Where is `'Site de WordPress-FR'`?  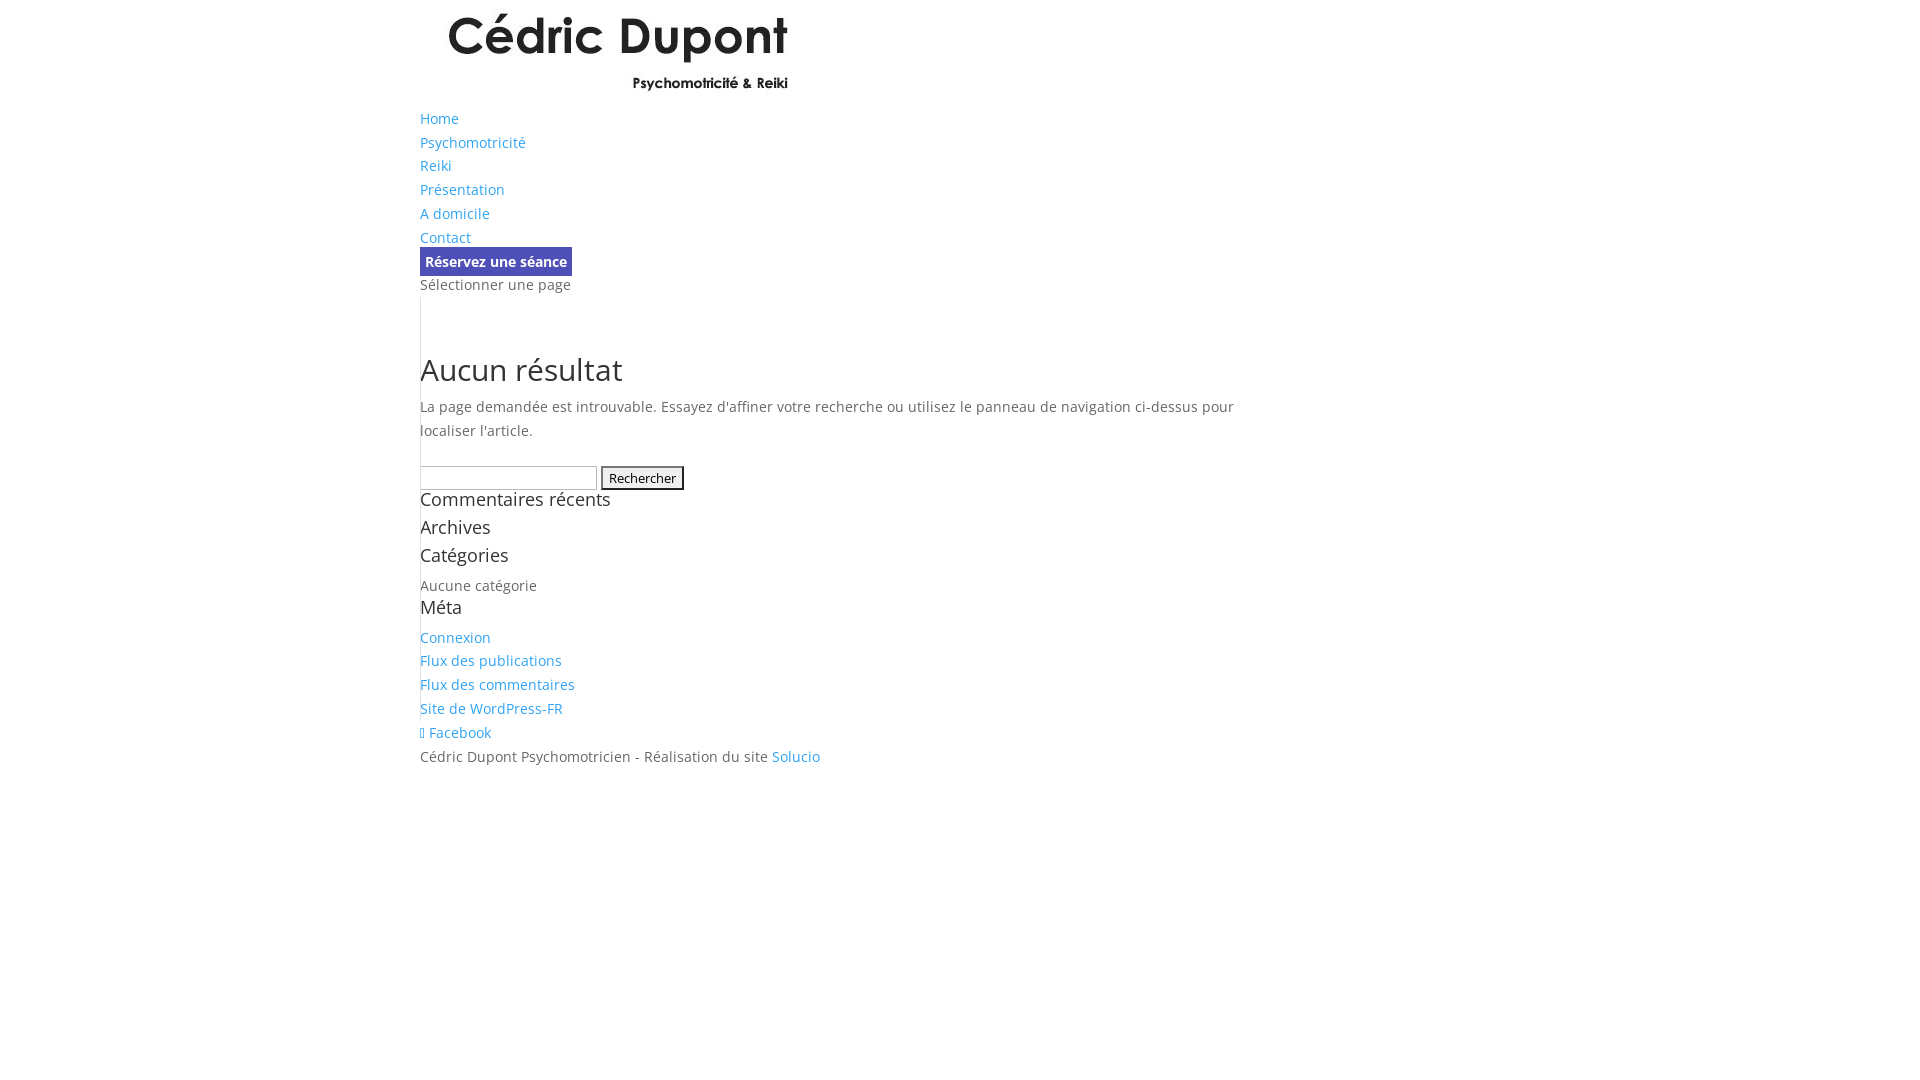 'Site de WordPress-FR' is located at coordinates (491, 707).